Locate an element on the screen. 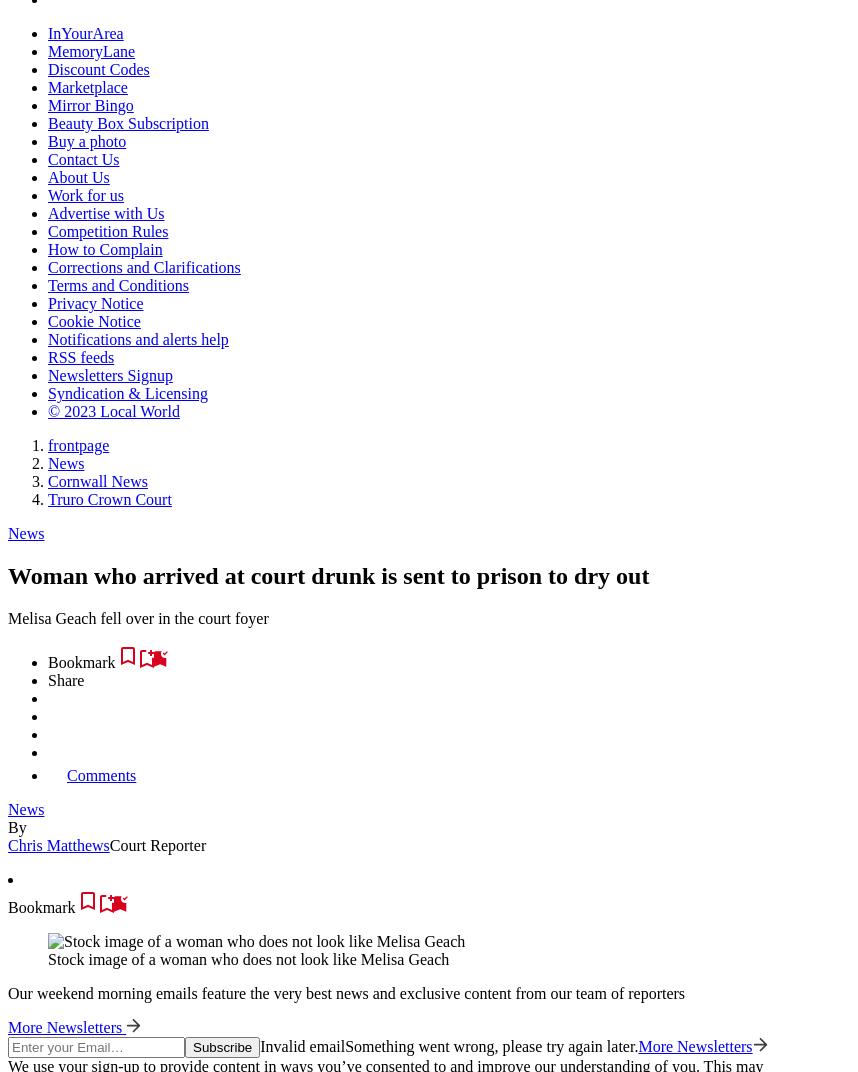 This screenshot has width=858, height=1072. 'Work for us' is located at coordinates (84, 194).